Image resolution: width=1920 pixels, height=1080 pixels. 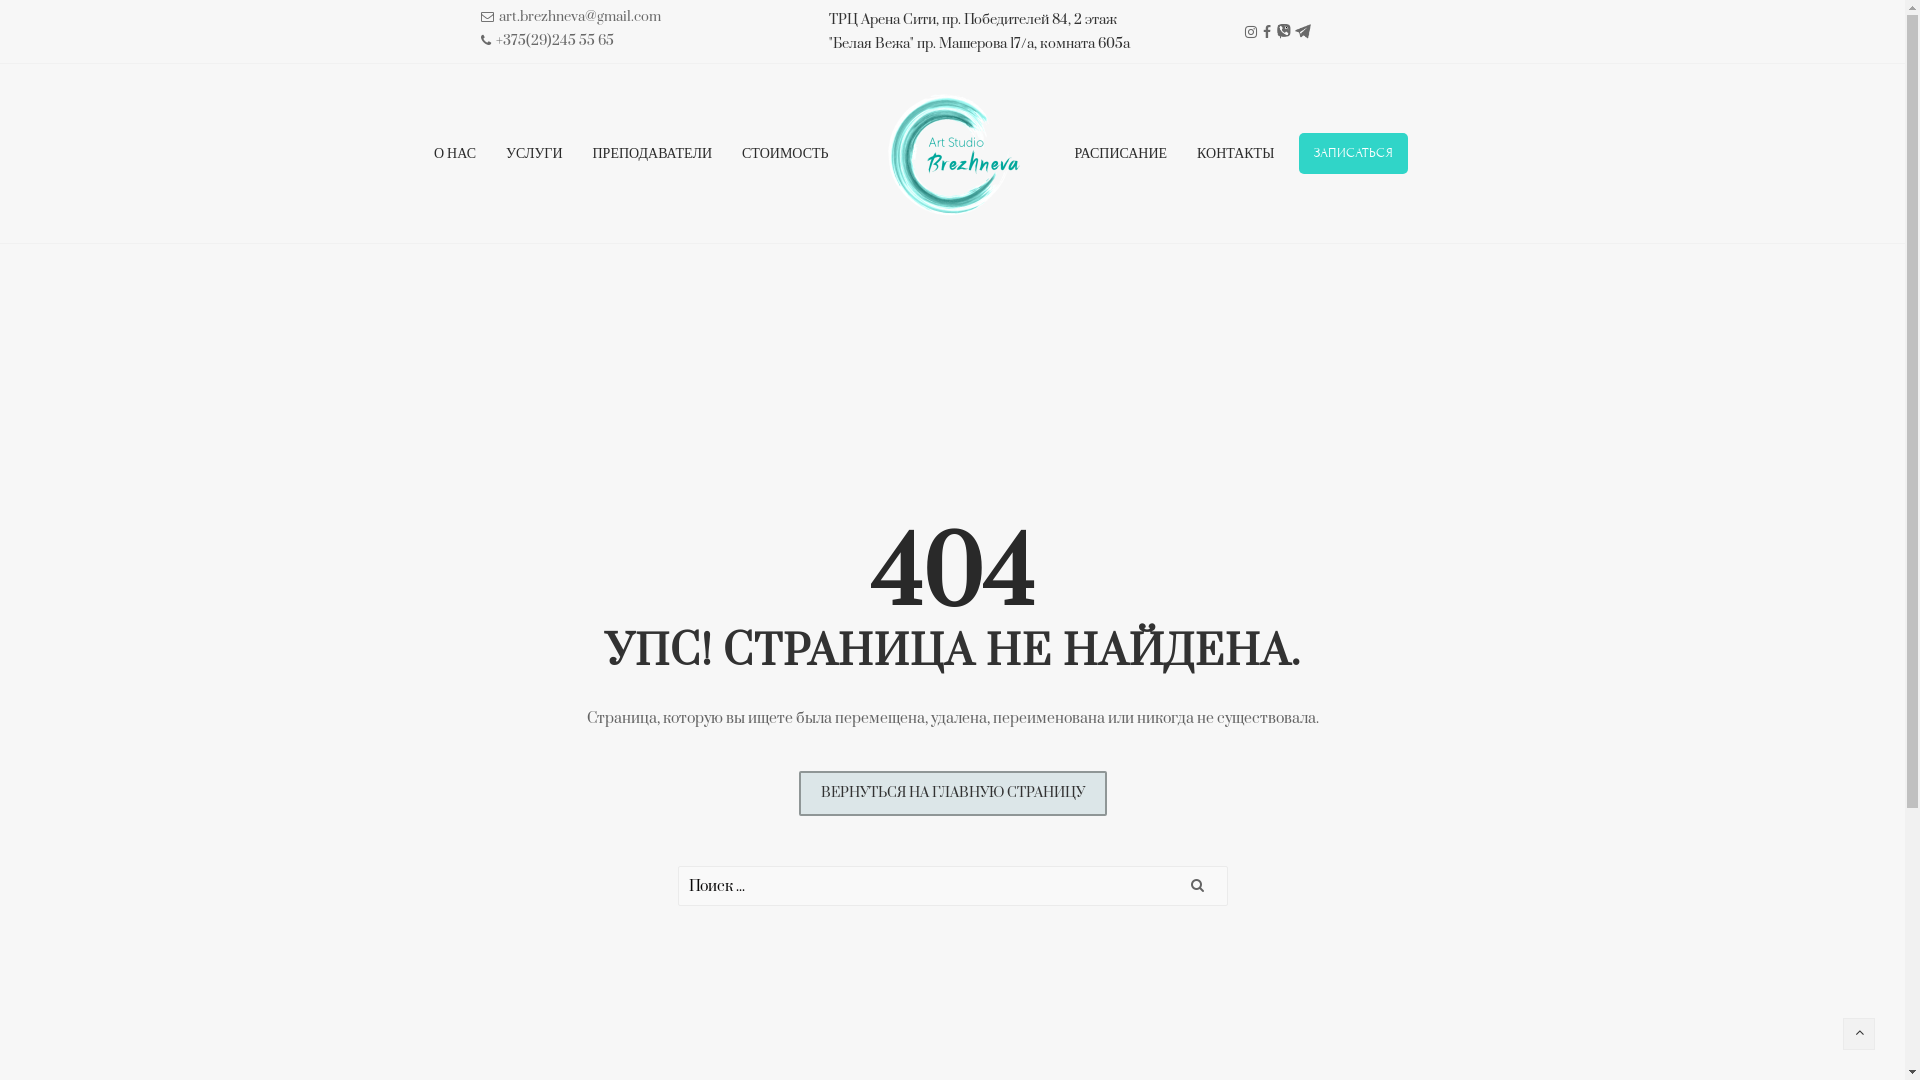 What do you see at coordinates (1302, 30) in the screenshot?
I see `'Telegram'` at bounding box center [1302, 30].